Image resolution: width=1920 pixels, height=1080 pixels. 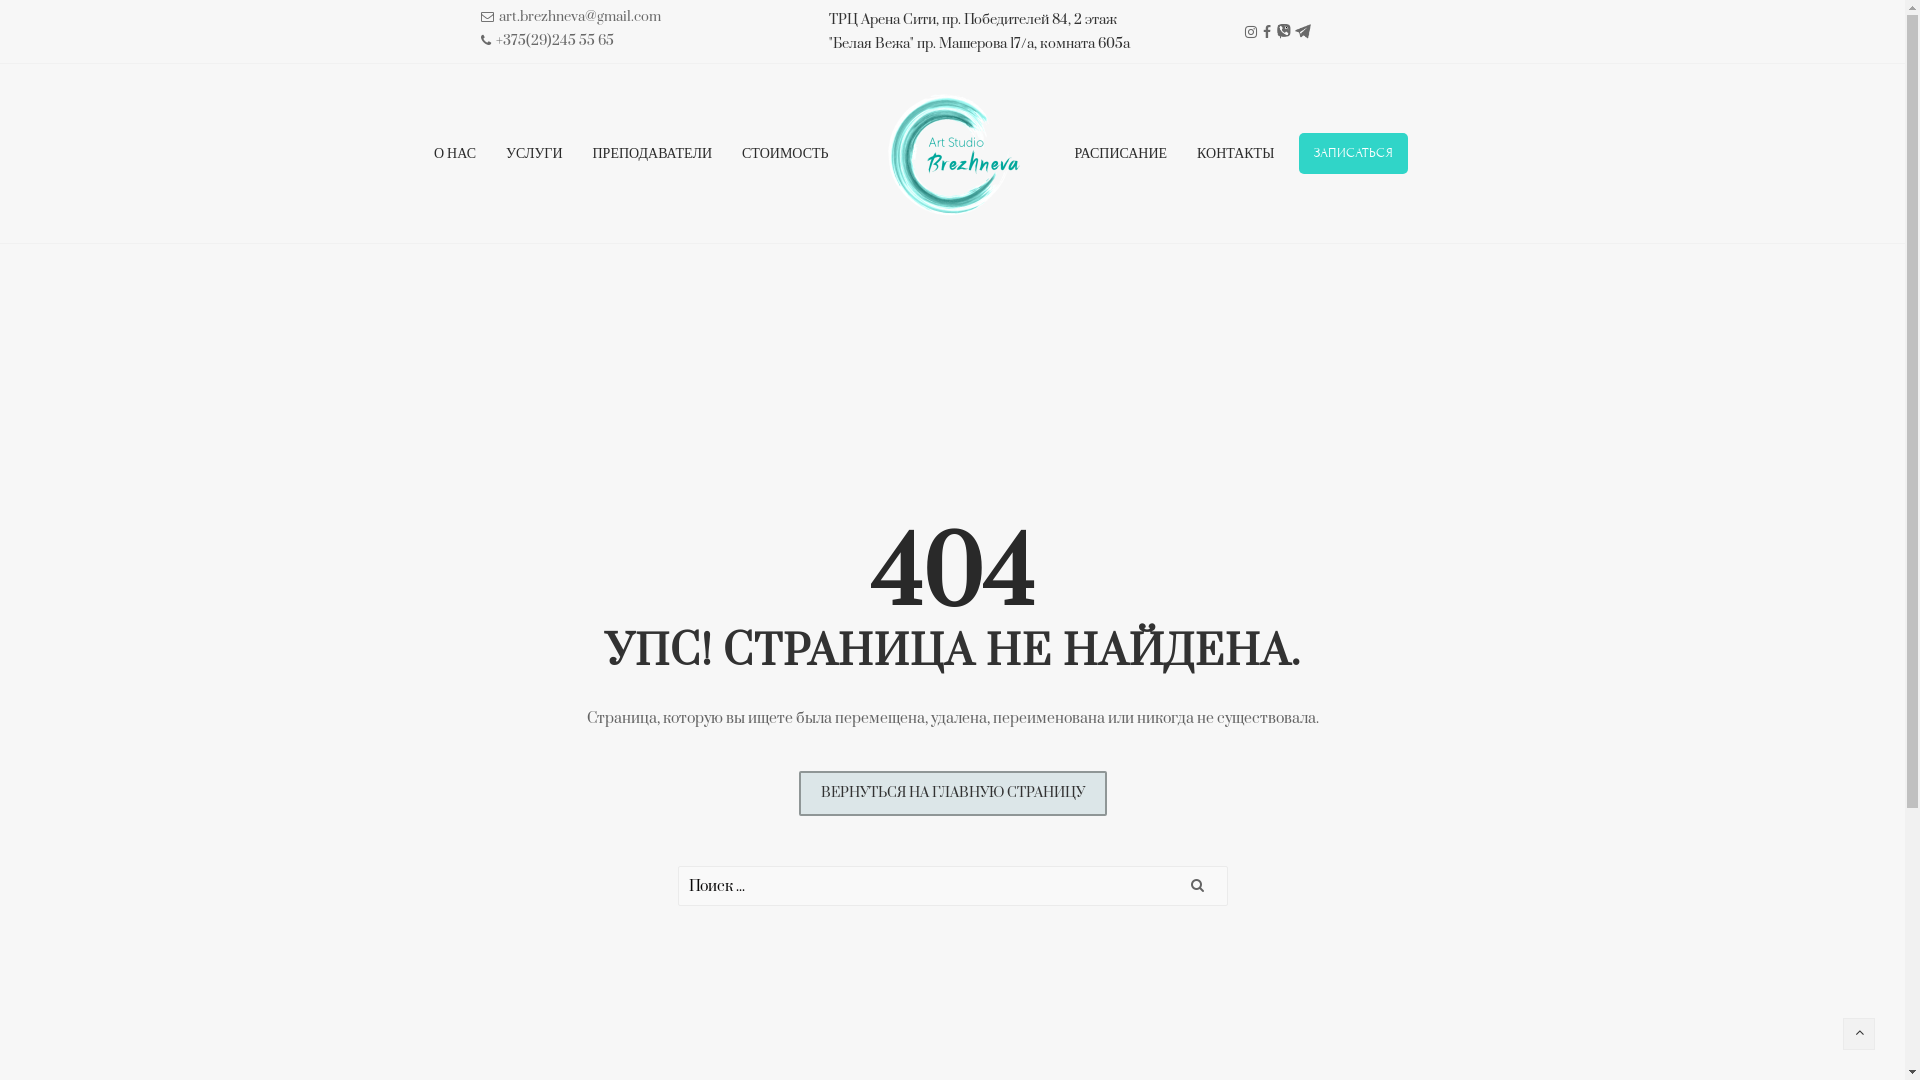 What do you see at coordinates (1302, 30) in the screenshot?
I see `'Telegram'` at bounding box center [1302, 30].